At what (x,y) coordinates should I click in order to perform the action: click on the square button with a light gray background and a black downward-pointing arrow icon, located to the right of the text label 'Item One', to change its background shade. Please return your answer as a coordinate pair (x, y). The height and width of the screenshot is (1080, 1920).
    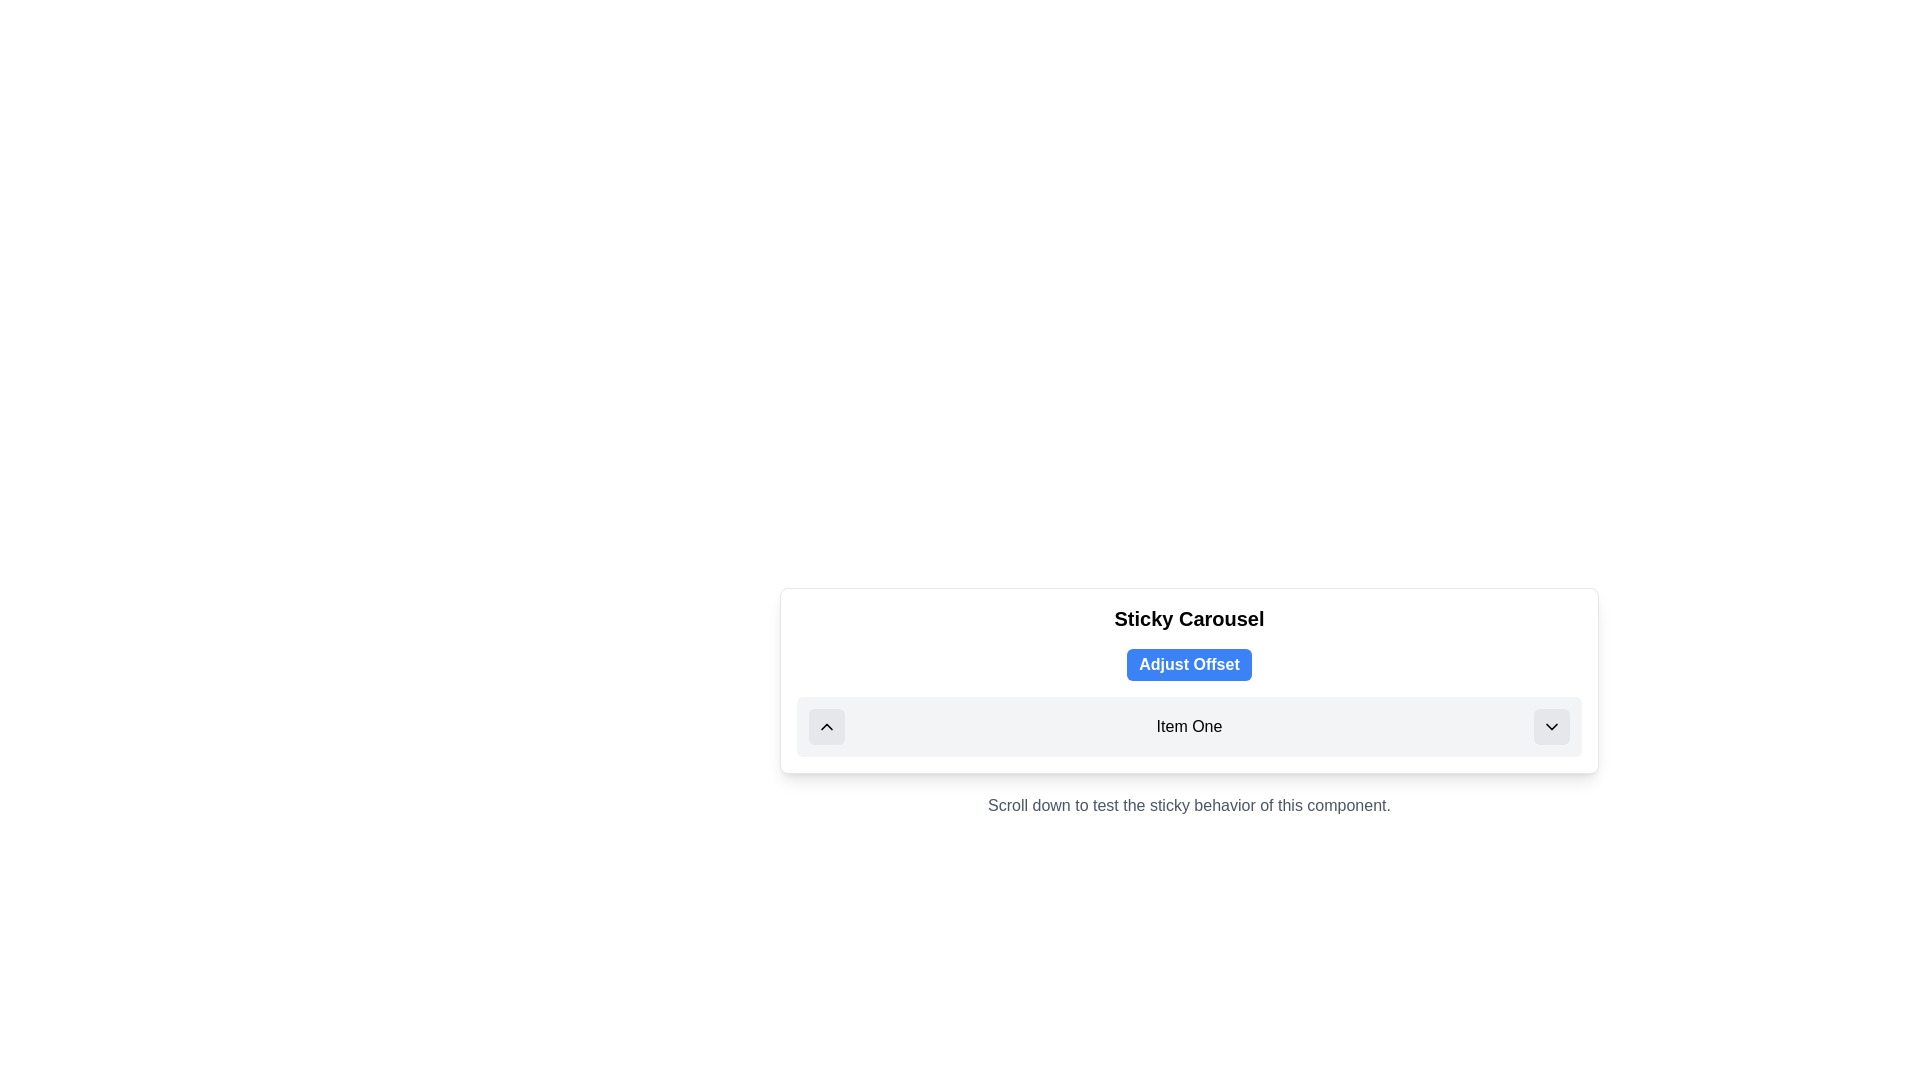
    Looking at the image, I should click on (1550, 726).